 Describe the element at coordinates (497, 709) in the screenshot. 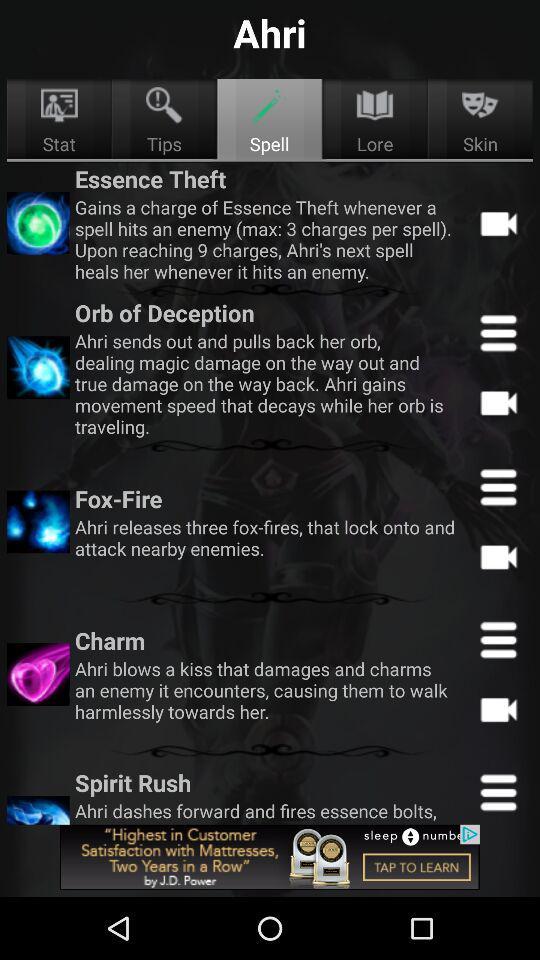

I see `charm video` at that location.